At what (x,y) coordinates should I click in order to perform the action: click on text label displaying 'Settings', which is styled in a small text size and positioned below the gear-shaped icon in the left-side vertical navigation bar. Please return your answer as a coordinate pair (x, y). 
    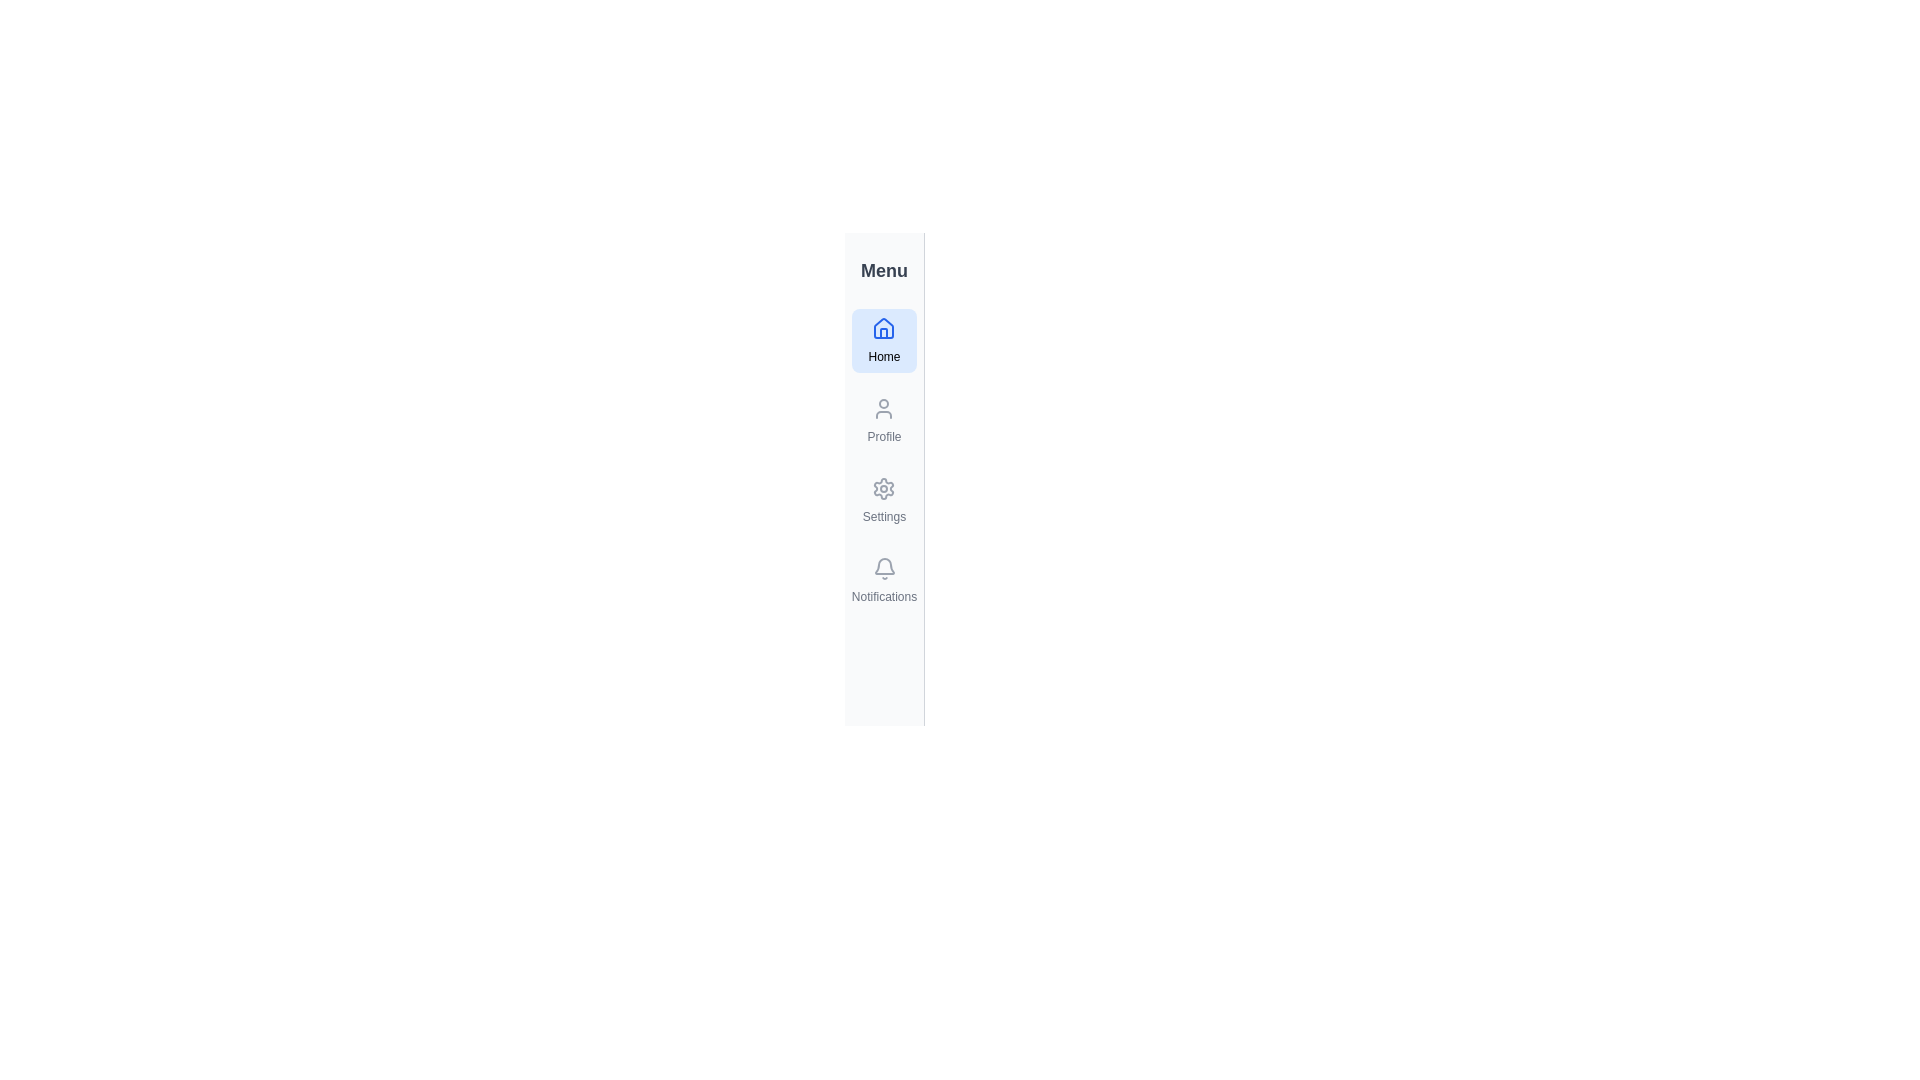
    Looking at the image, I should click on (883, 515).